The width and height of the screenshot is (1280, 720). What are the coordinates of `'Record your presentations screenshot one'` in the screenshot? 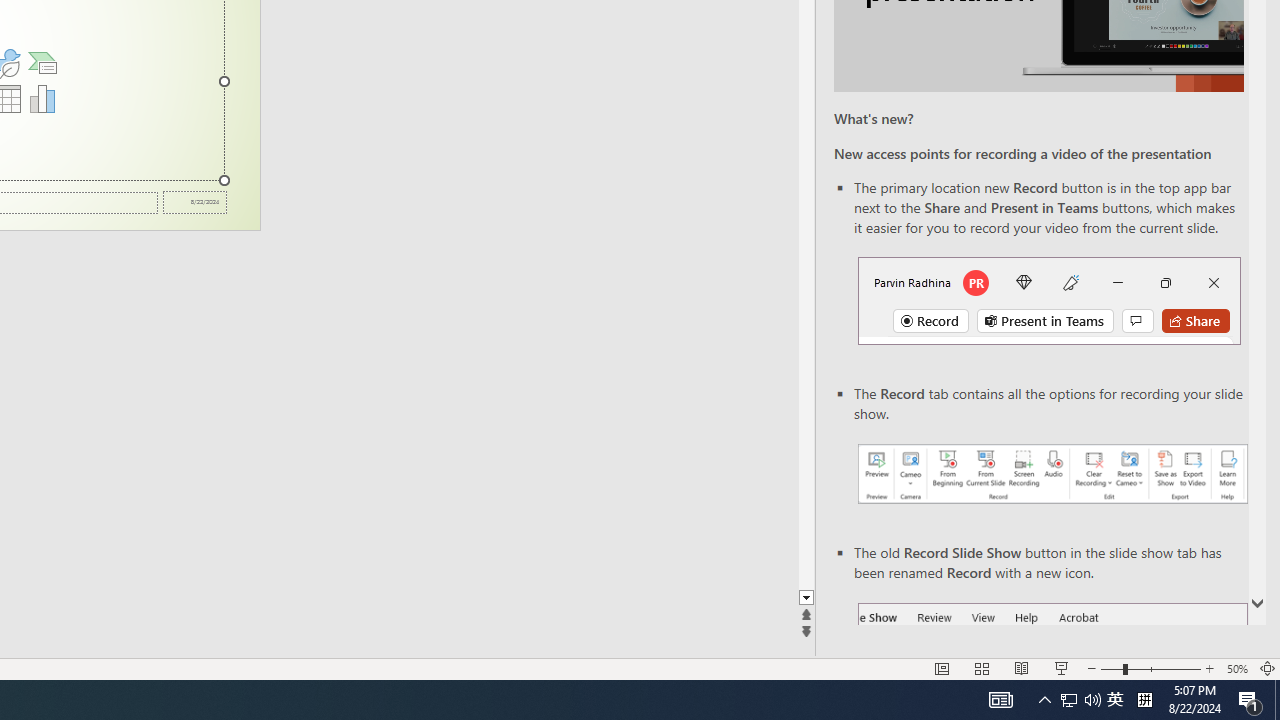 It's located at (1051, 474).